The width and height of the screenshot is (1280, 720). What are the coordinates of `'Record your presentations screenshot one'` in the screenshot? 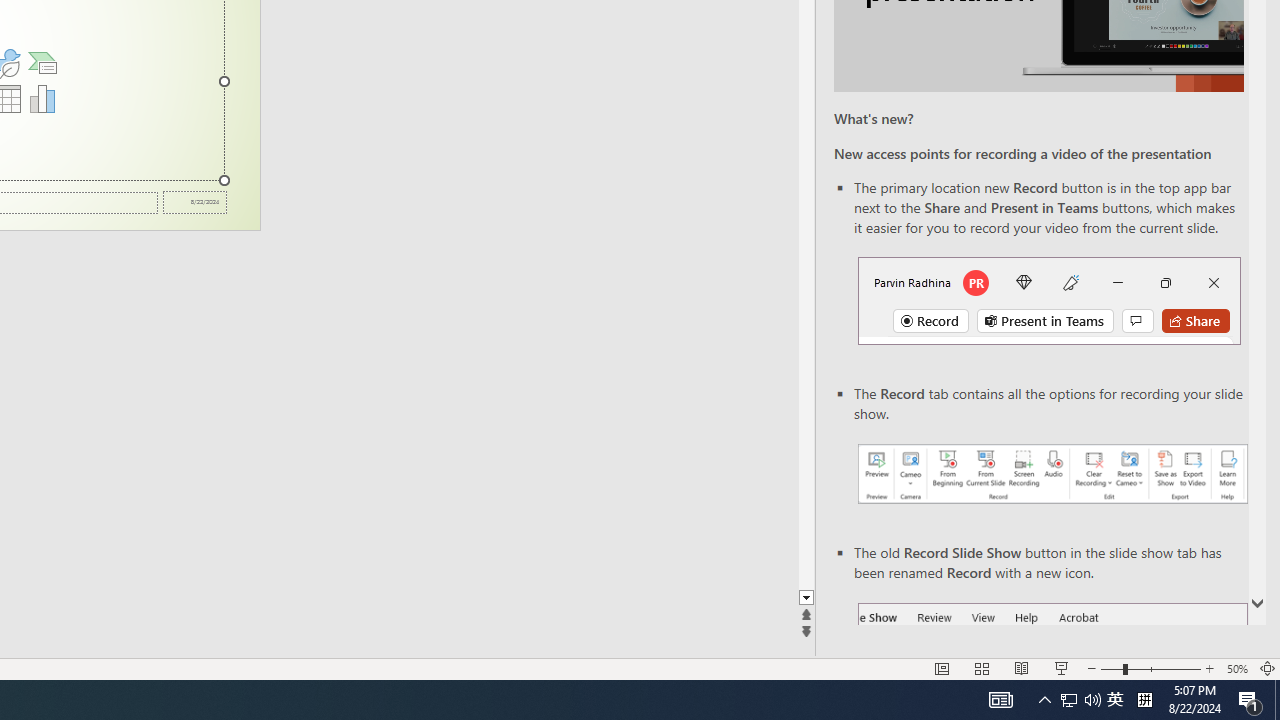 It's located at (1051, 474).